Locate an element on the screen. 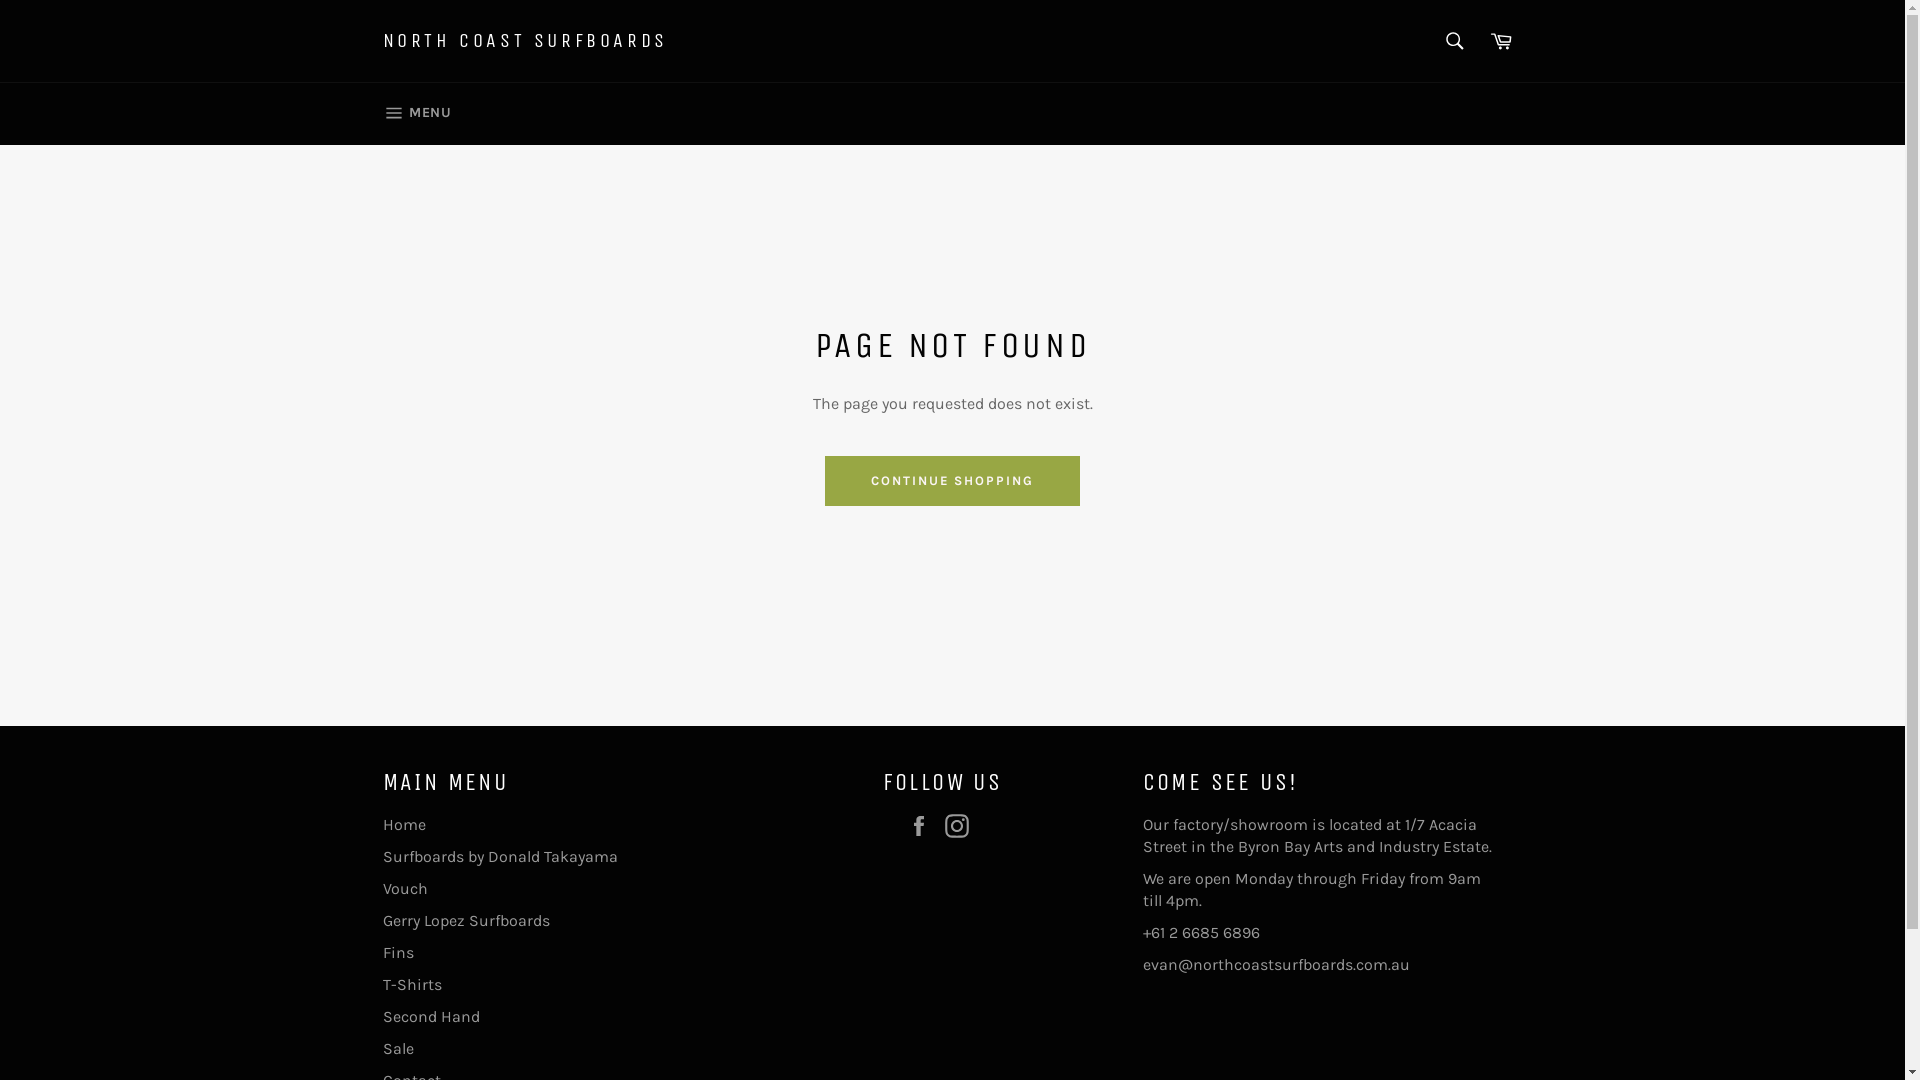 Image resolution: width=1920 pixels, height=1080 pixels. 'Instagram' is located at coordinates (960, 825).